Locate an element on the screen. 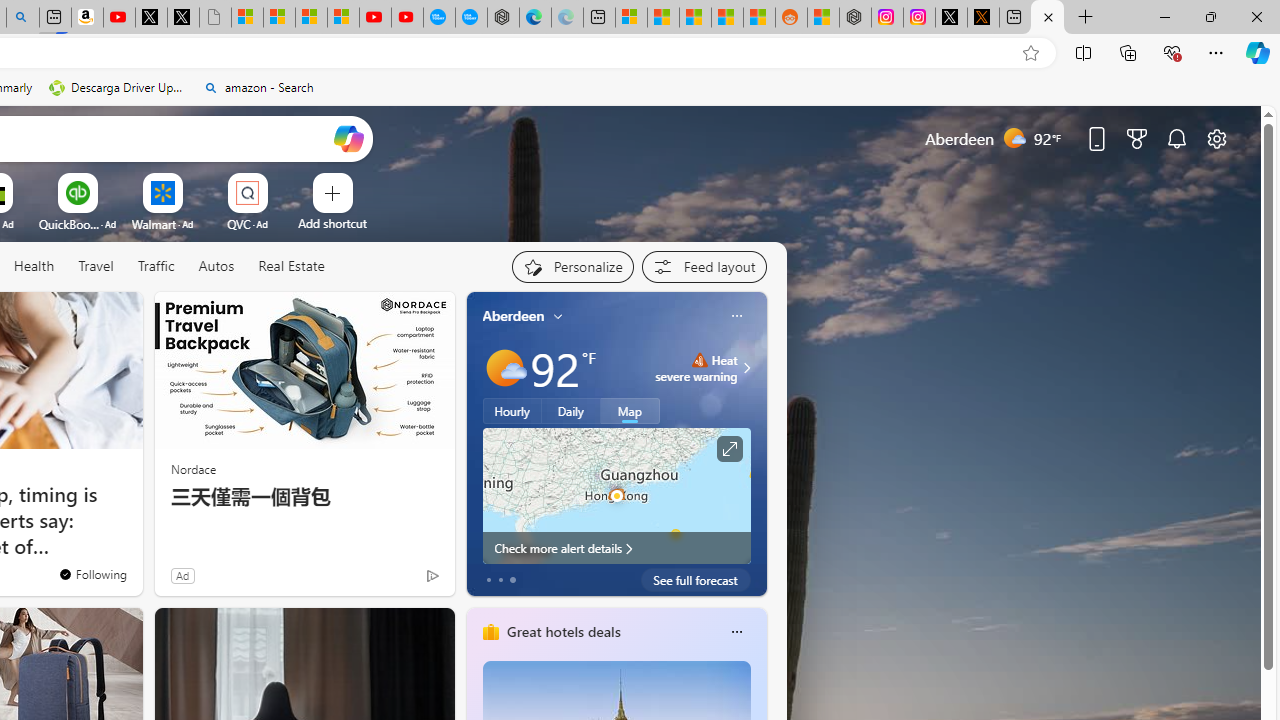 The image size is (1280, 720). 'Check more alert details' is located at coordinates (615, 547).